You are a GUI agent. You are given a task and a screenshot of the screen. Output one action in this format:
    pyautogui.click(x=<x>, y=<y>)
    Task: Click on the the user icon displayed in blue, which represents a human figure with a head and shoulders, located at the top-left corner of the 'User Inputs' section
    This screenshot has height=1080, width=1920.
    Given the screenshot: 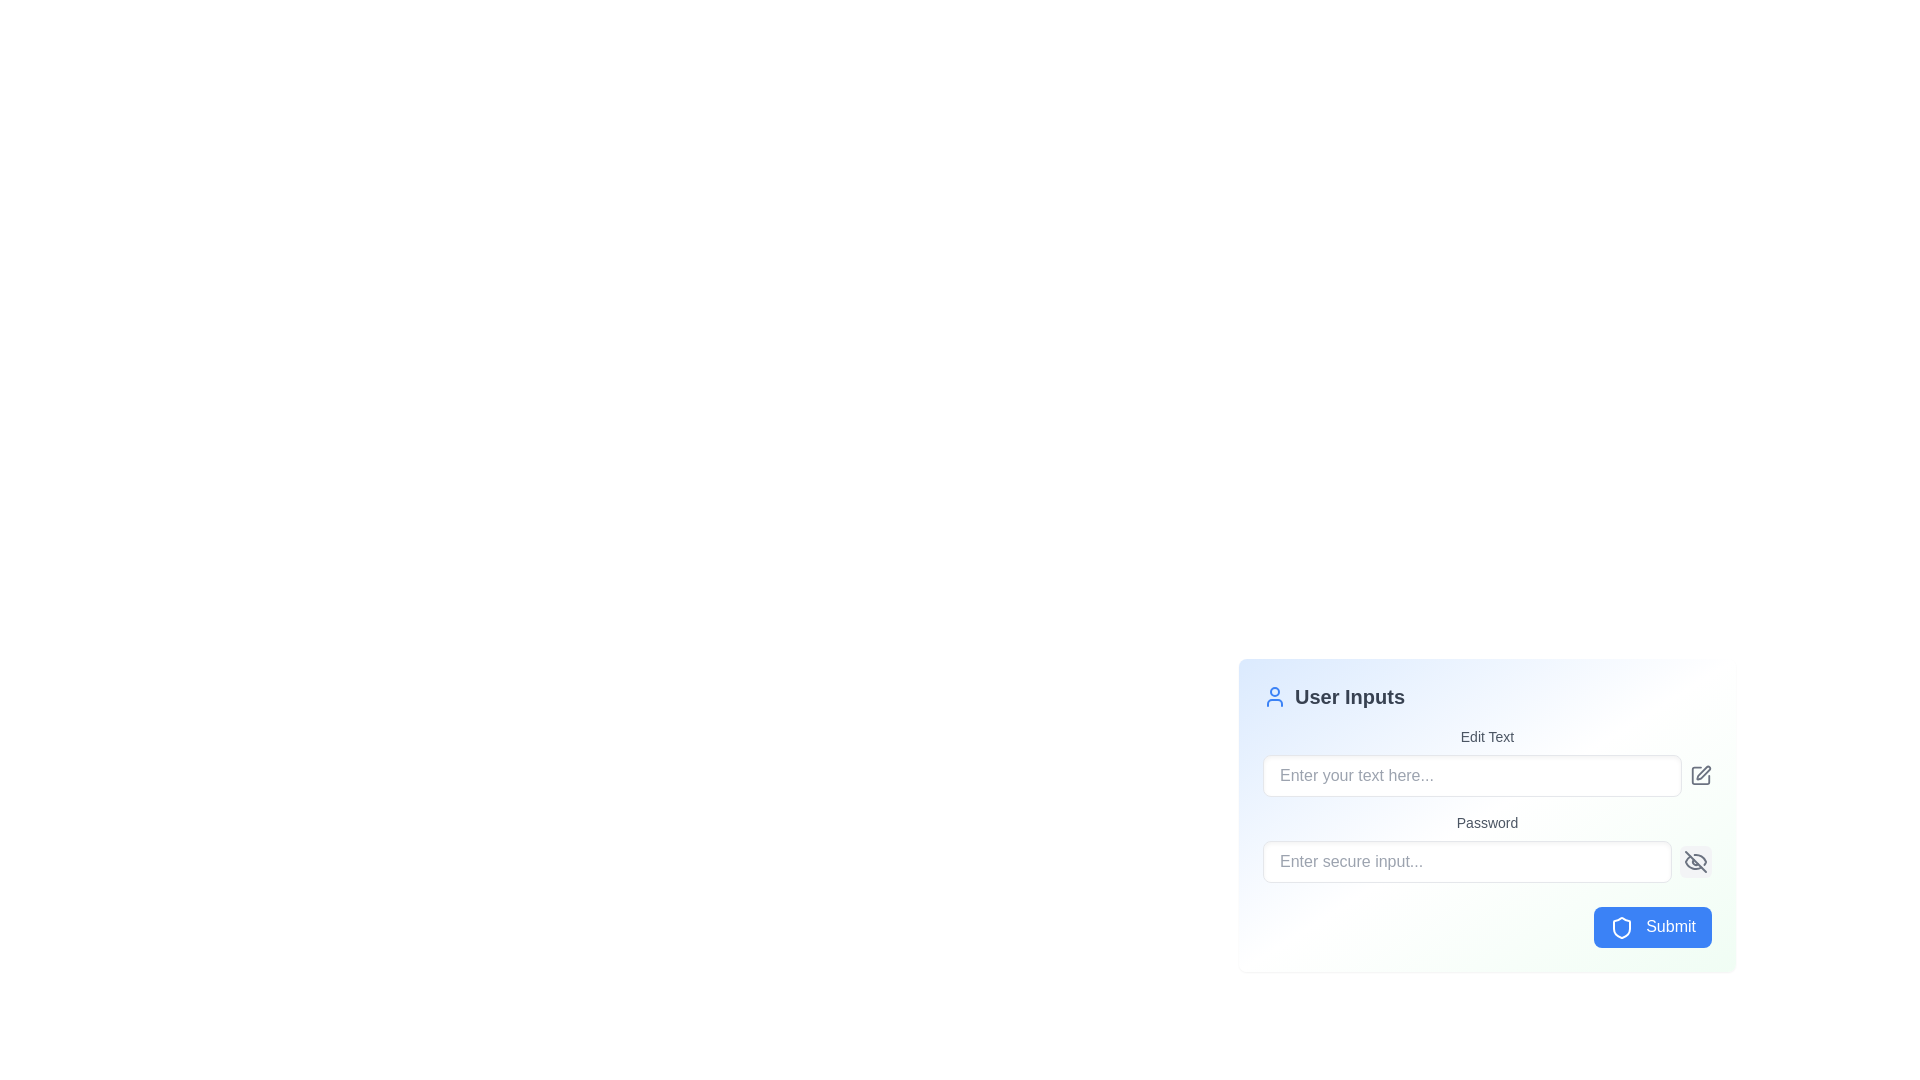 What is the action you would take?
    pyautogui.click(x=1274, y=696)
    